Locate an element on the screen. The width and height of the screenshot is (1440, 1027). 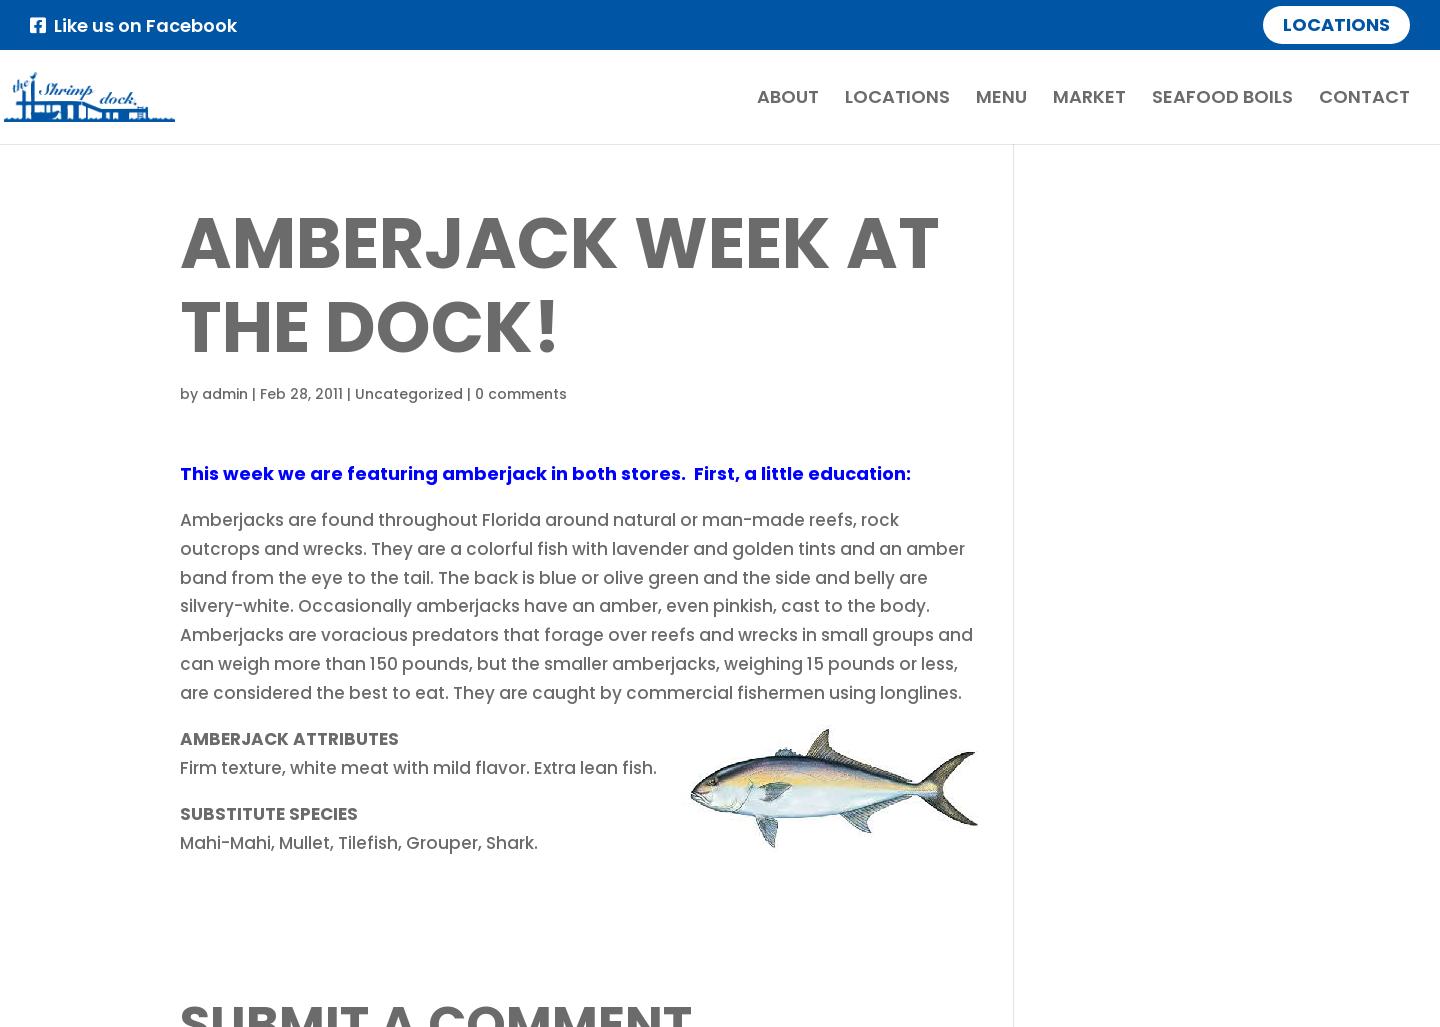
'Menu' is located at coordinates (1000, 95).